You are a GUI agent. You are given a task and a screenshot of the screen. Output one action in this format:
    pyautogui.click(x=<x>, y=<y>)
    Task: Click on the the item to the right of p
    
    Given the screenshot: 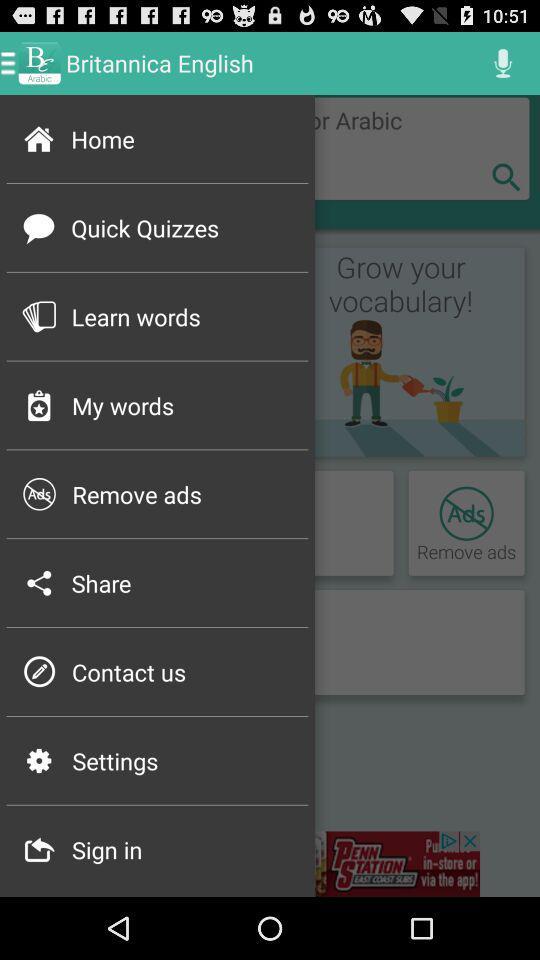 What is the action you would take?
    pyautogui.click(x=183, y=672)
    